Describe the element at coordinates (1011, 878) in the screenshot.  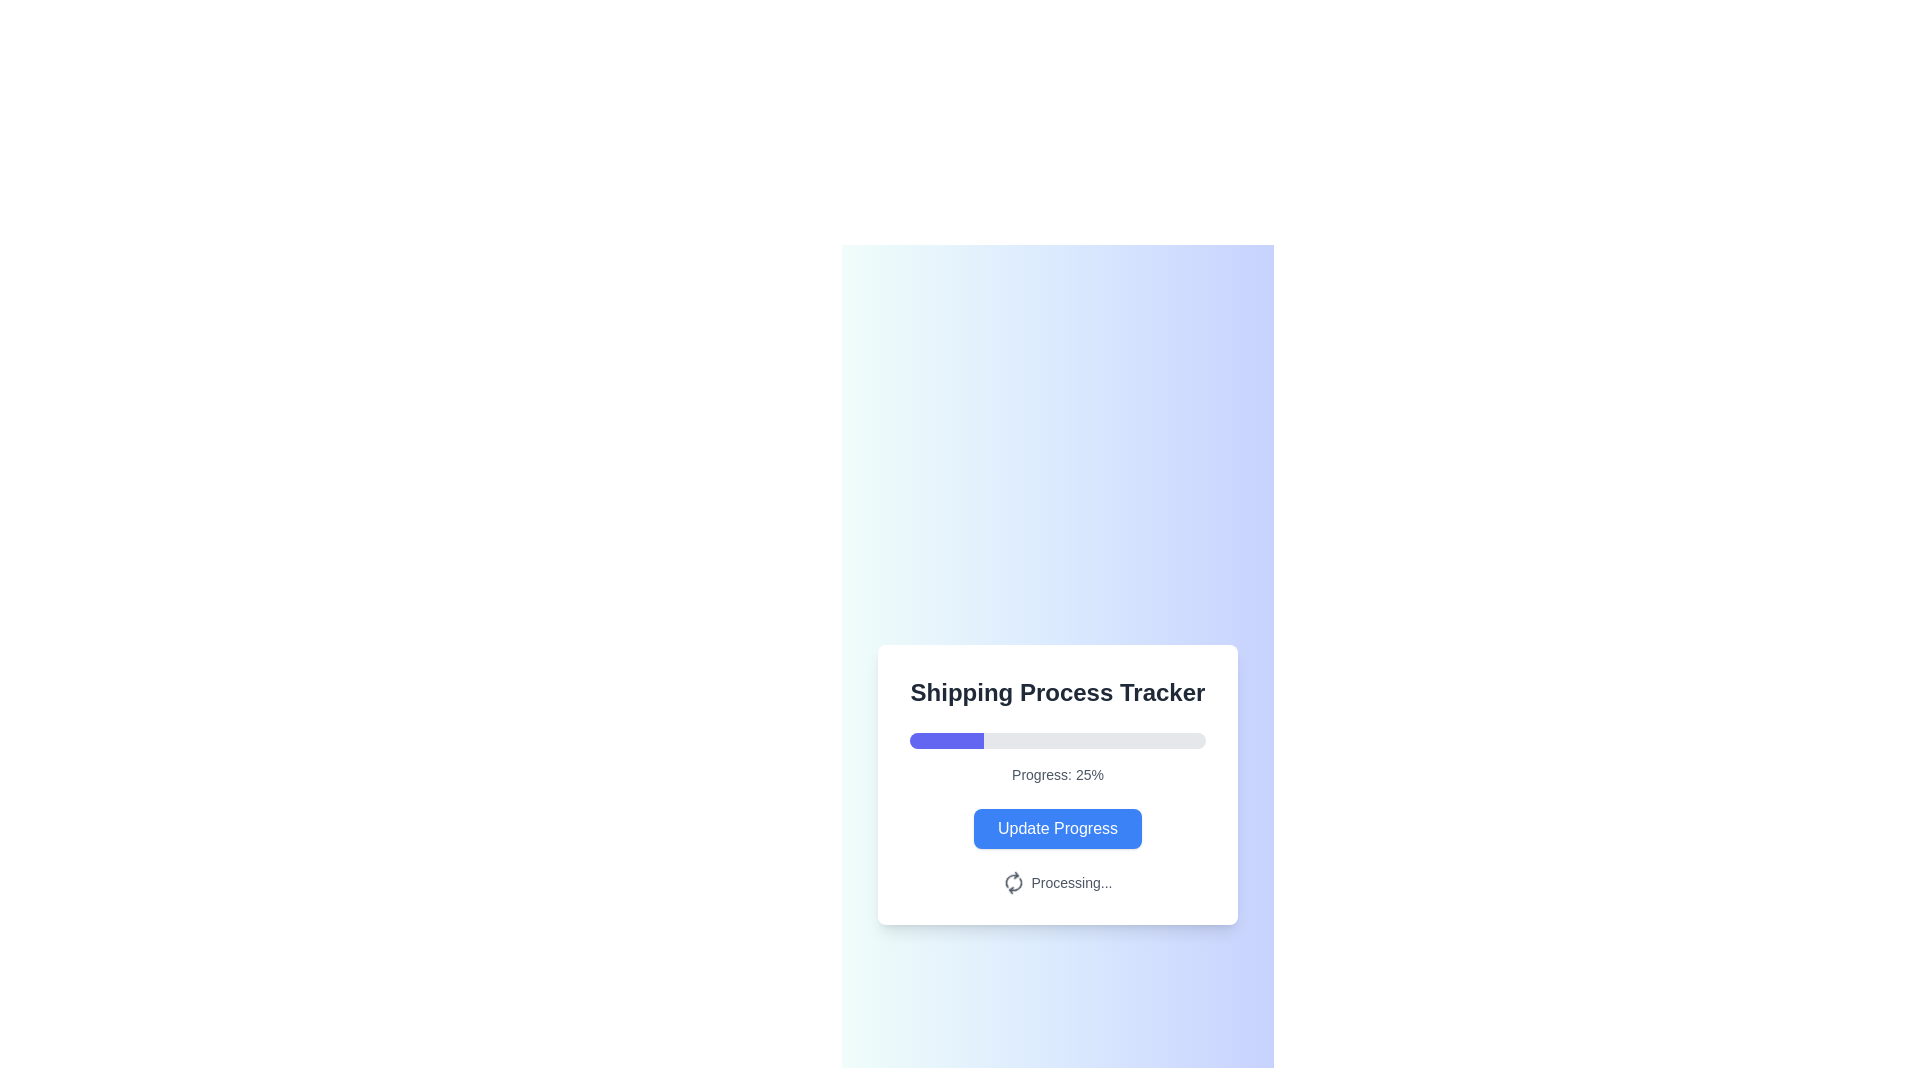
I see `the bottom left segment of the circular refresh icon, which is part of the SVG graphic representing a refresh or loading symbol` at that location.